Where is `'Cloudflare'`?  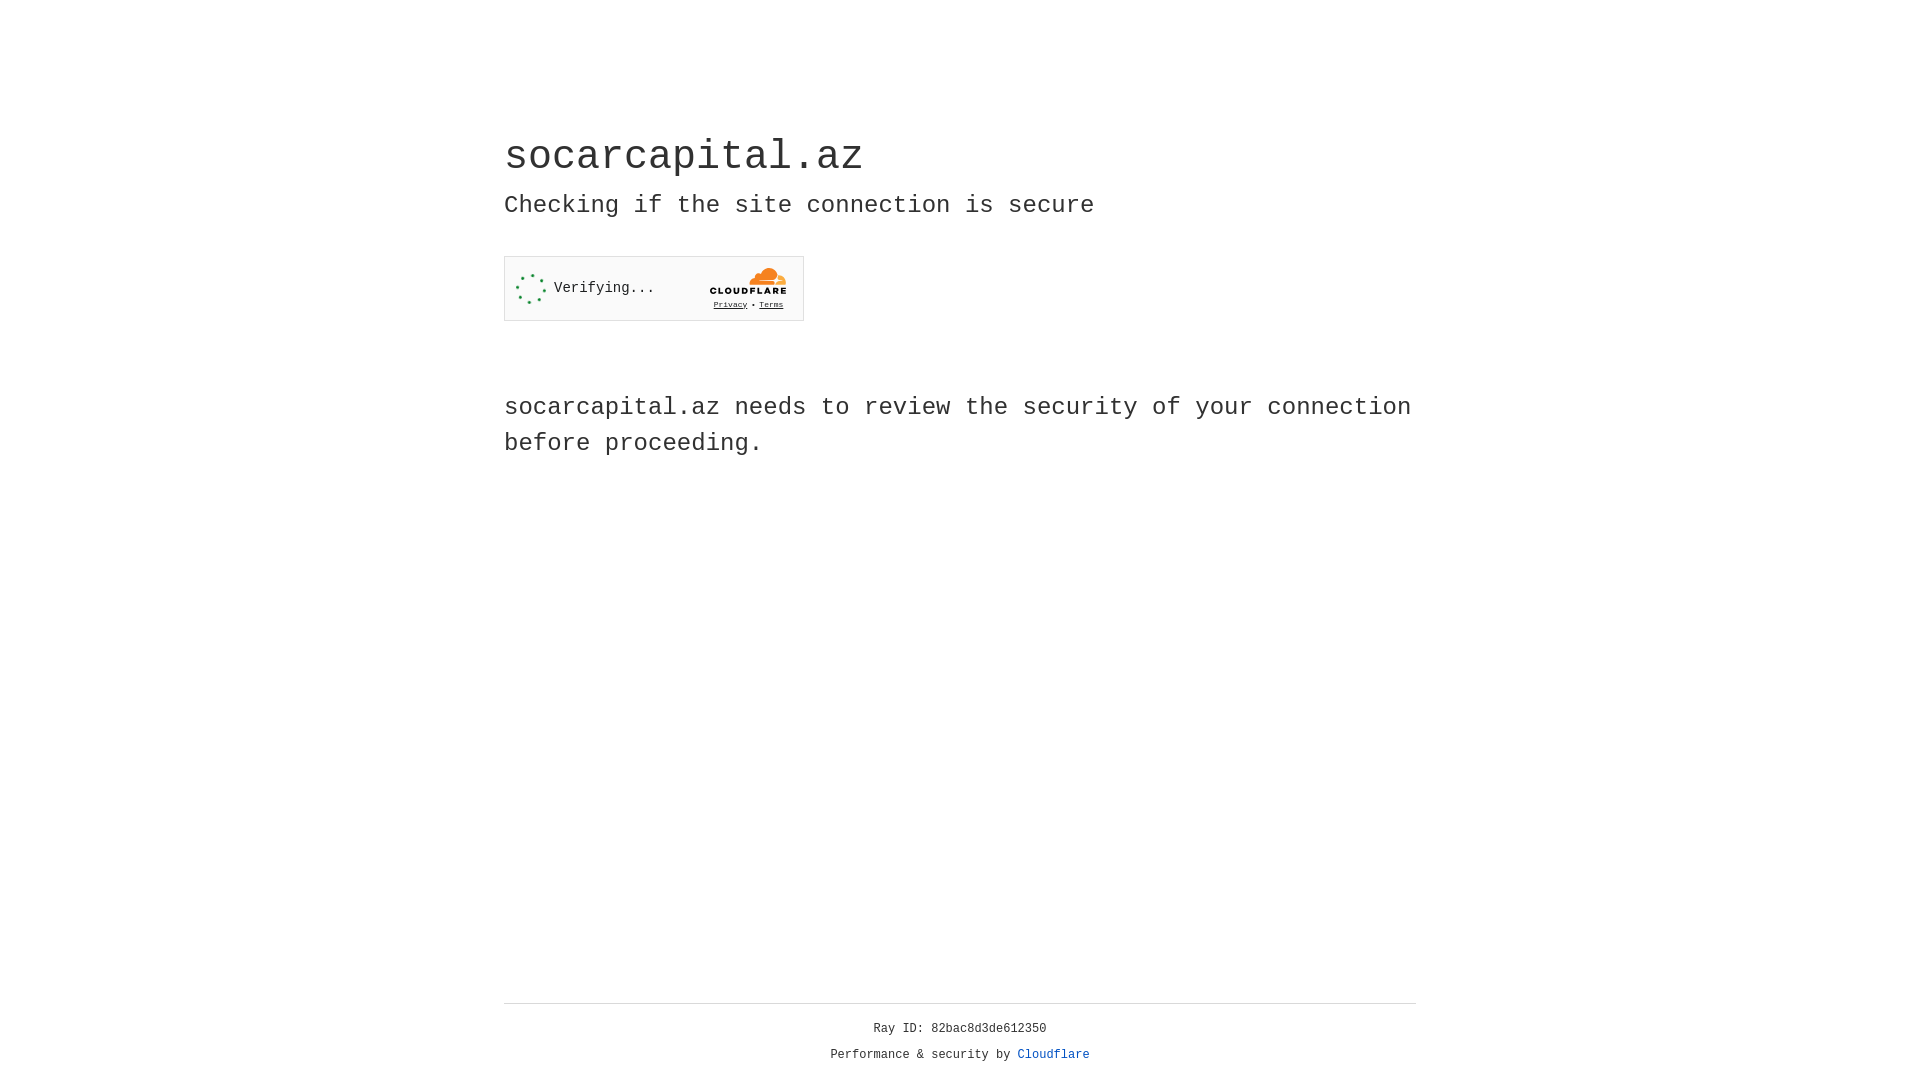 'Cloudflare' is located at coordinates (1053, 1054).